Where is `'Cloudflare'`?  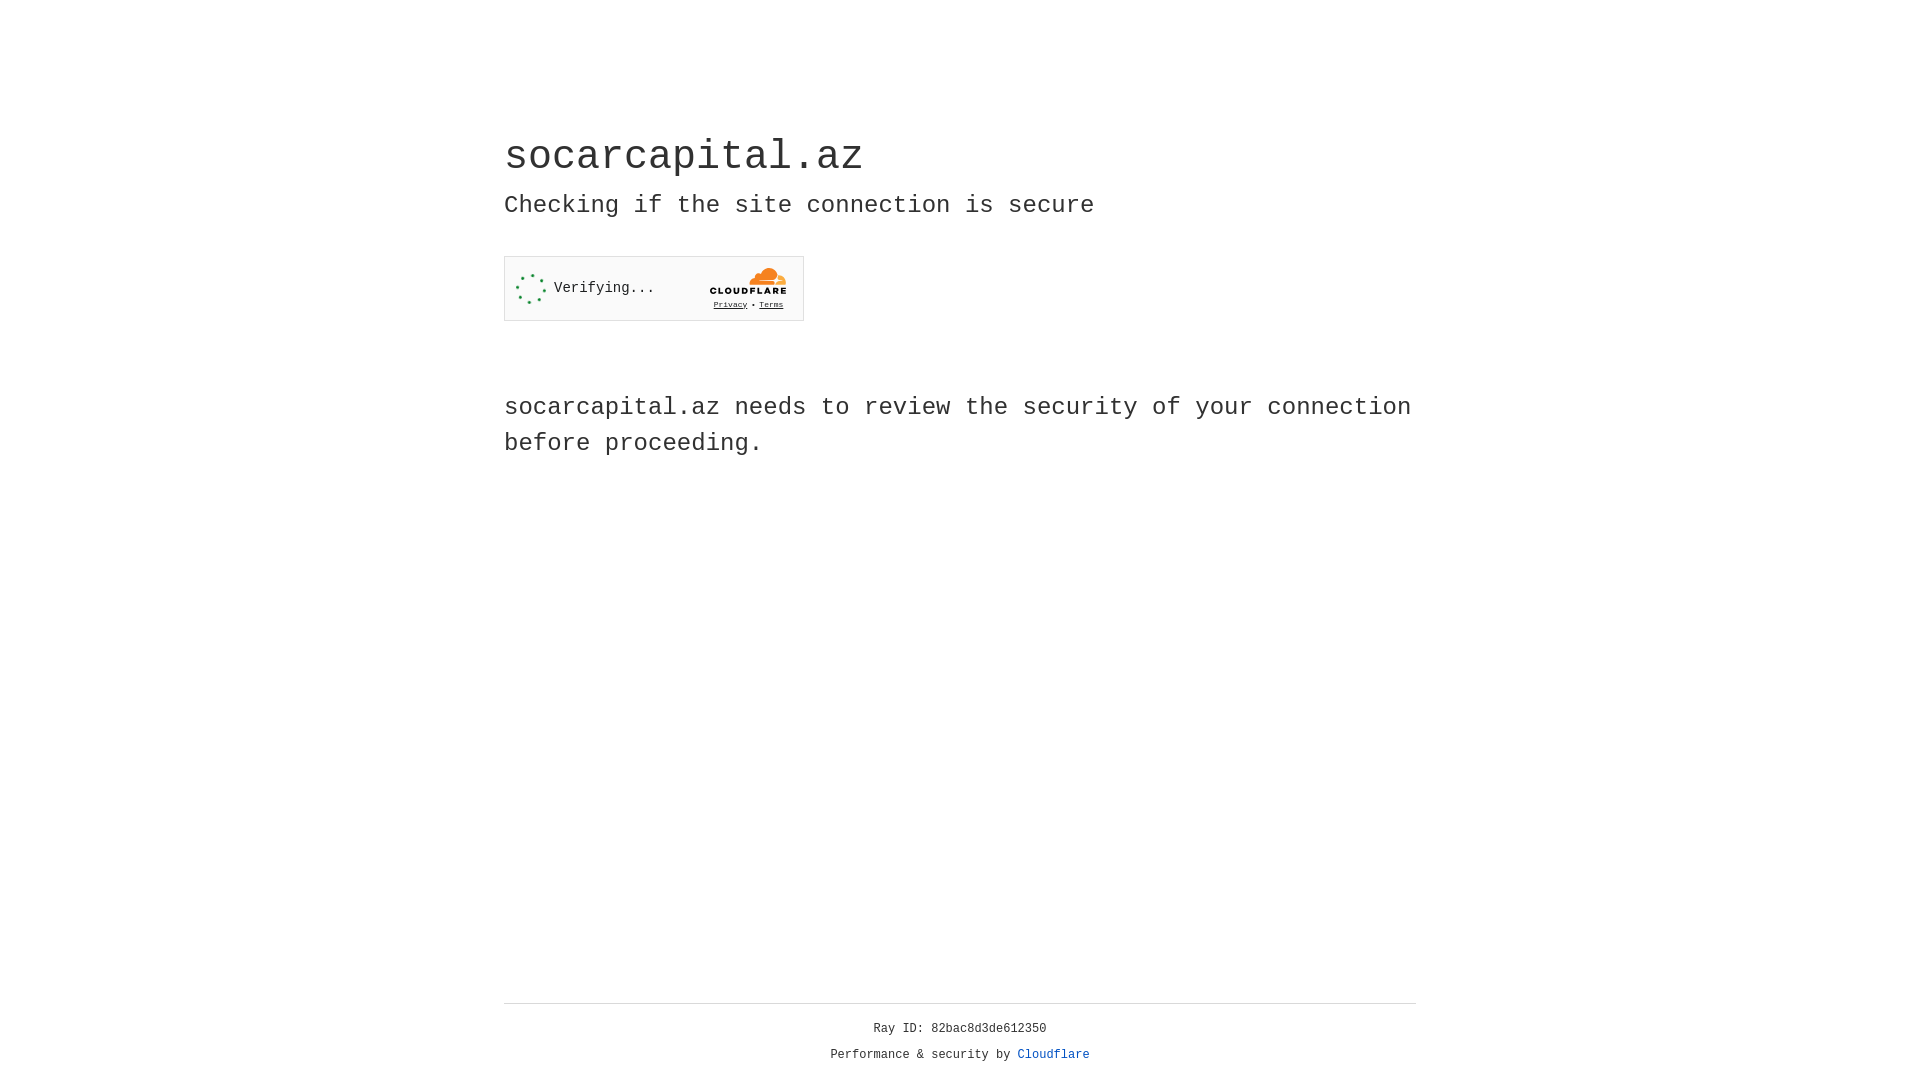 'Cloudflare' is located at coordinates (1053, 1054).